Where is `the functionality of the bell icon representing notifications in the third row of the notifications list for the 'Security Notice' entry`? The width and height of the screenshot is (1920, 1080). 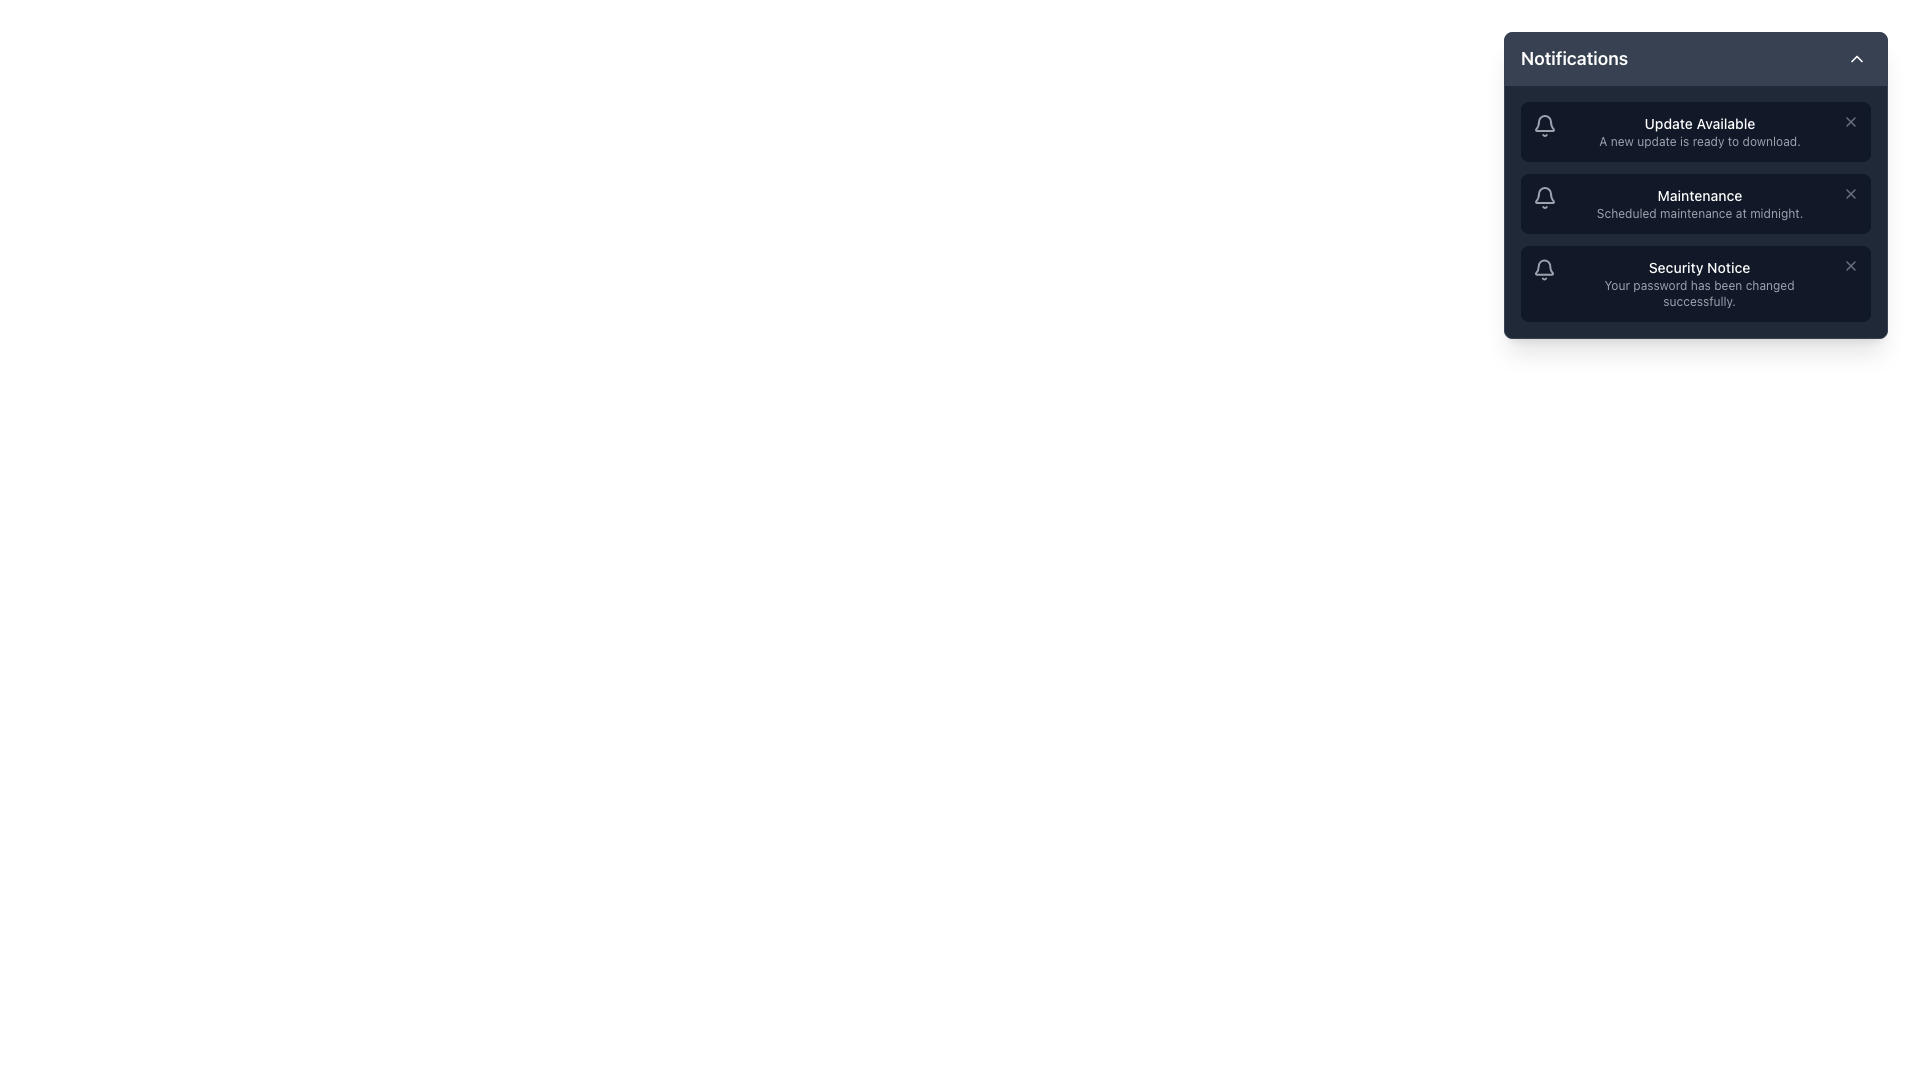
the functionality of the bell icon representing notifications in the third row of the notifications list for the 'Security Notice' entry is located at coordinates (1543, 266).